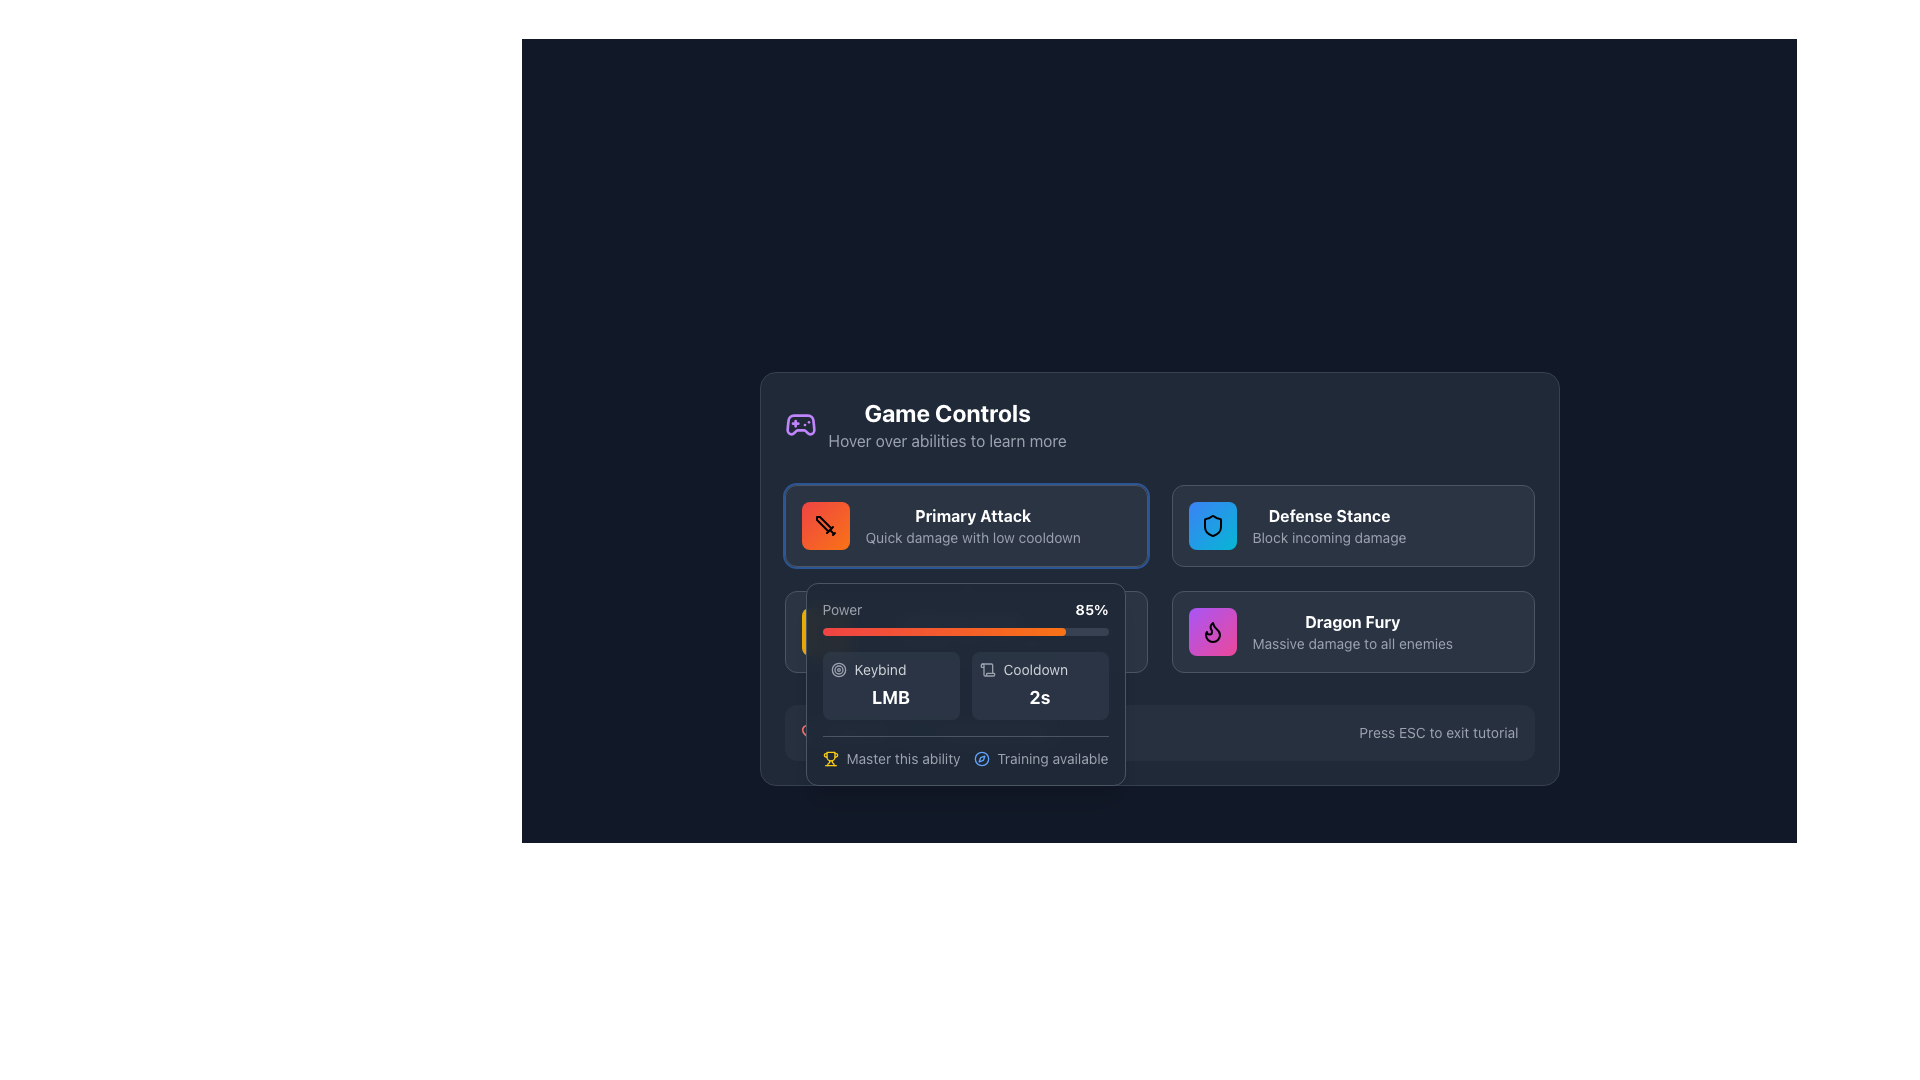 The height and width of the screenshot is (1080, 1920). I want to click on the energy icon located in the lower-left part of the 'Primary Attack' section, immediately to the left of the orange progress bar labeled 'Power 85%', so click(825, 632).